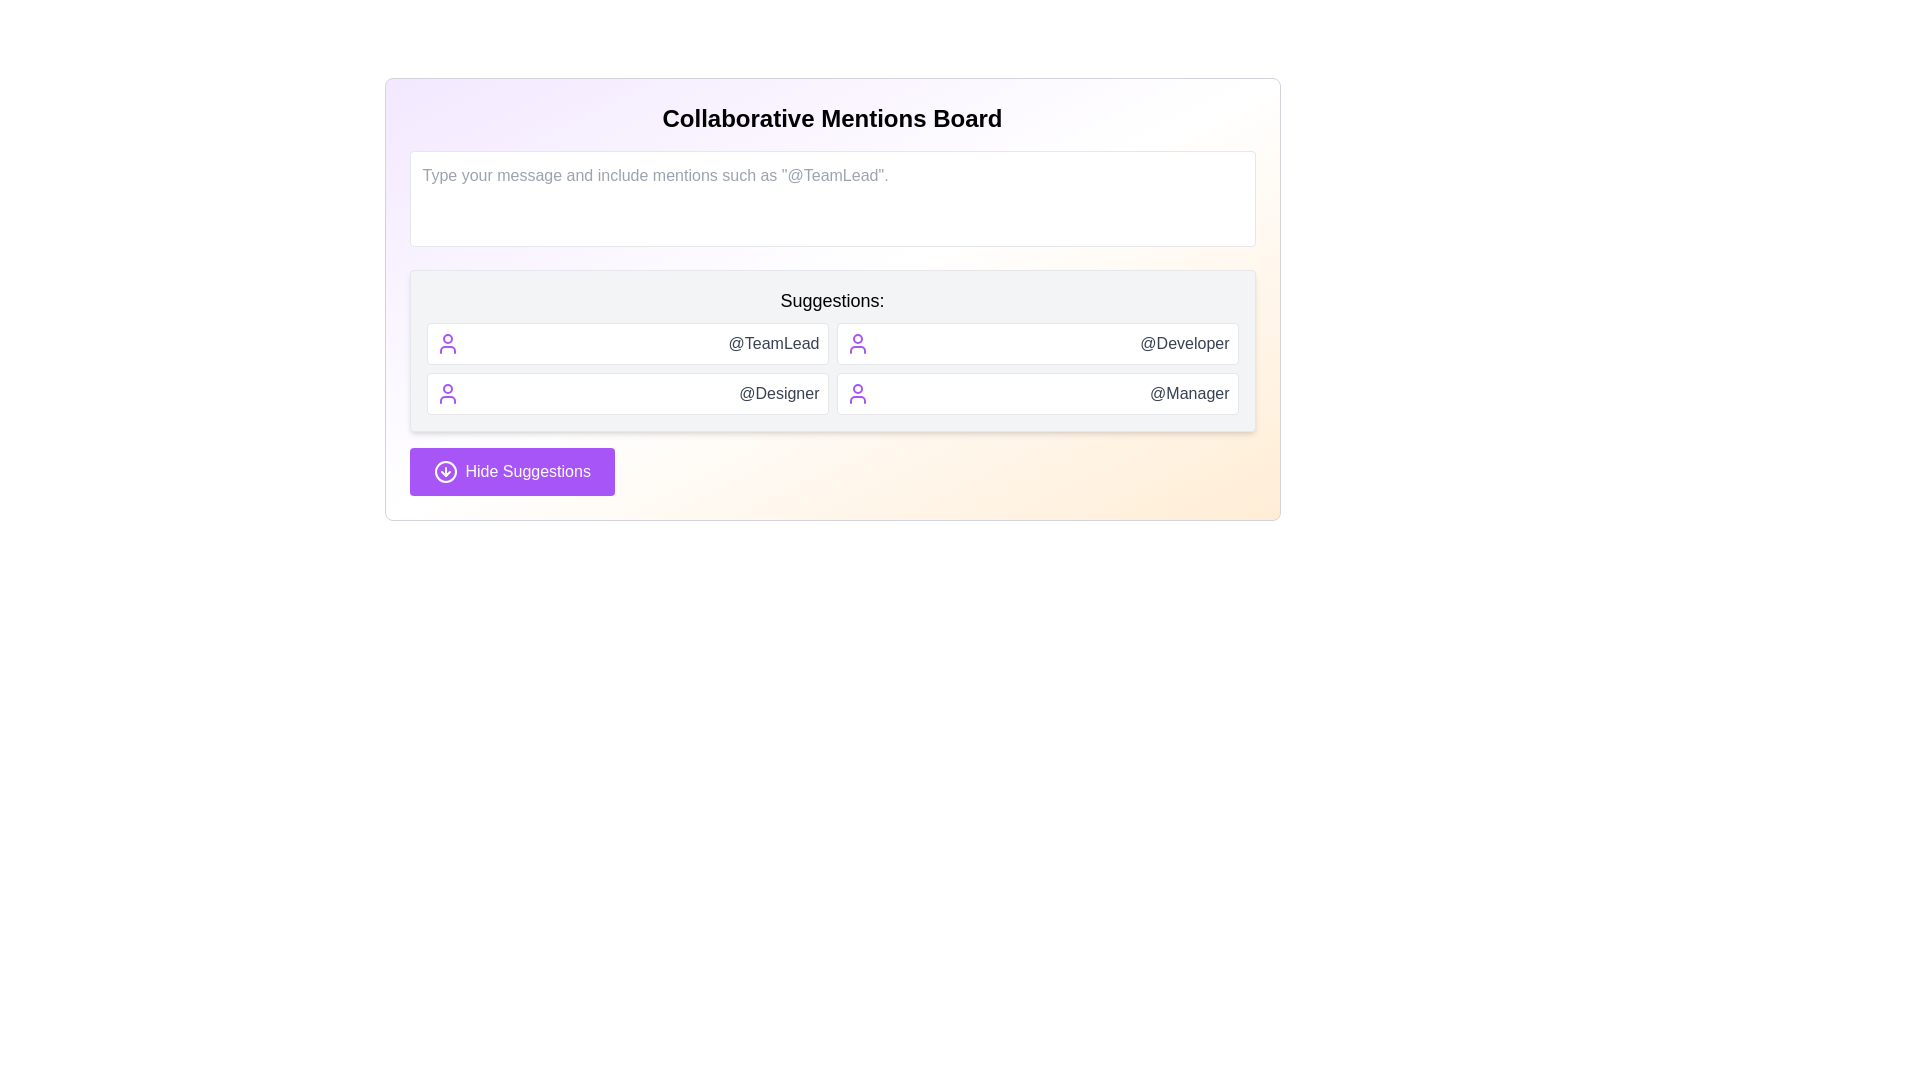 The width and height of the screenshot is (1920, 1080). Describe the element at coordinates (1037, 393) in the screenshot. I see `the selectable option in the suggestions list located in the second row and second column, which is the fourth option following '@Designer' horizontally and '@Developer' vertically` at that location.